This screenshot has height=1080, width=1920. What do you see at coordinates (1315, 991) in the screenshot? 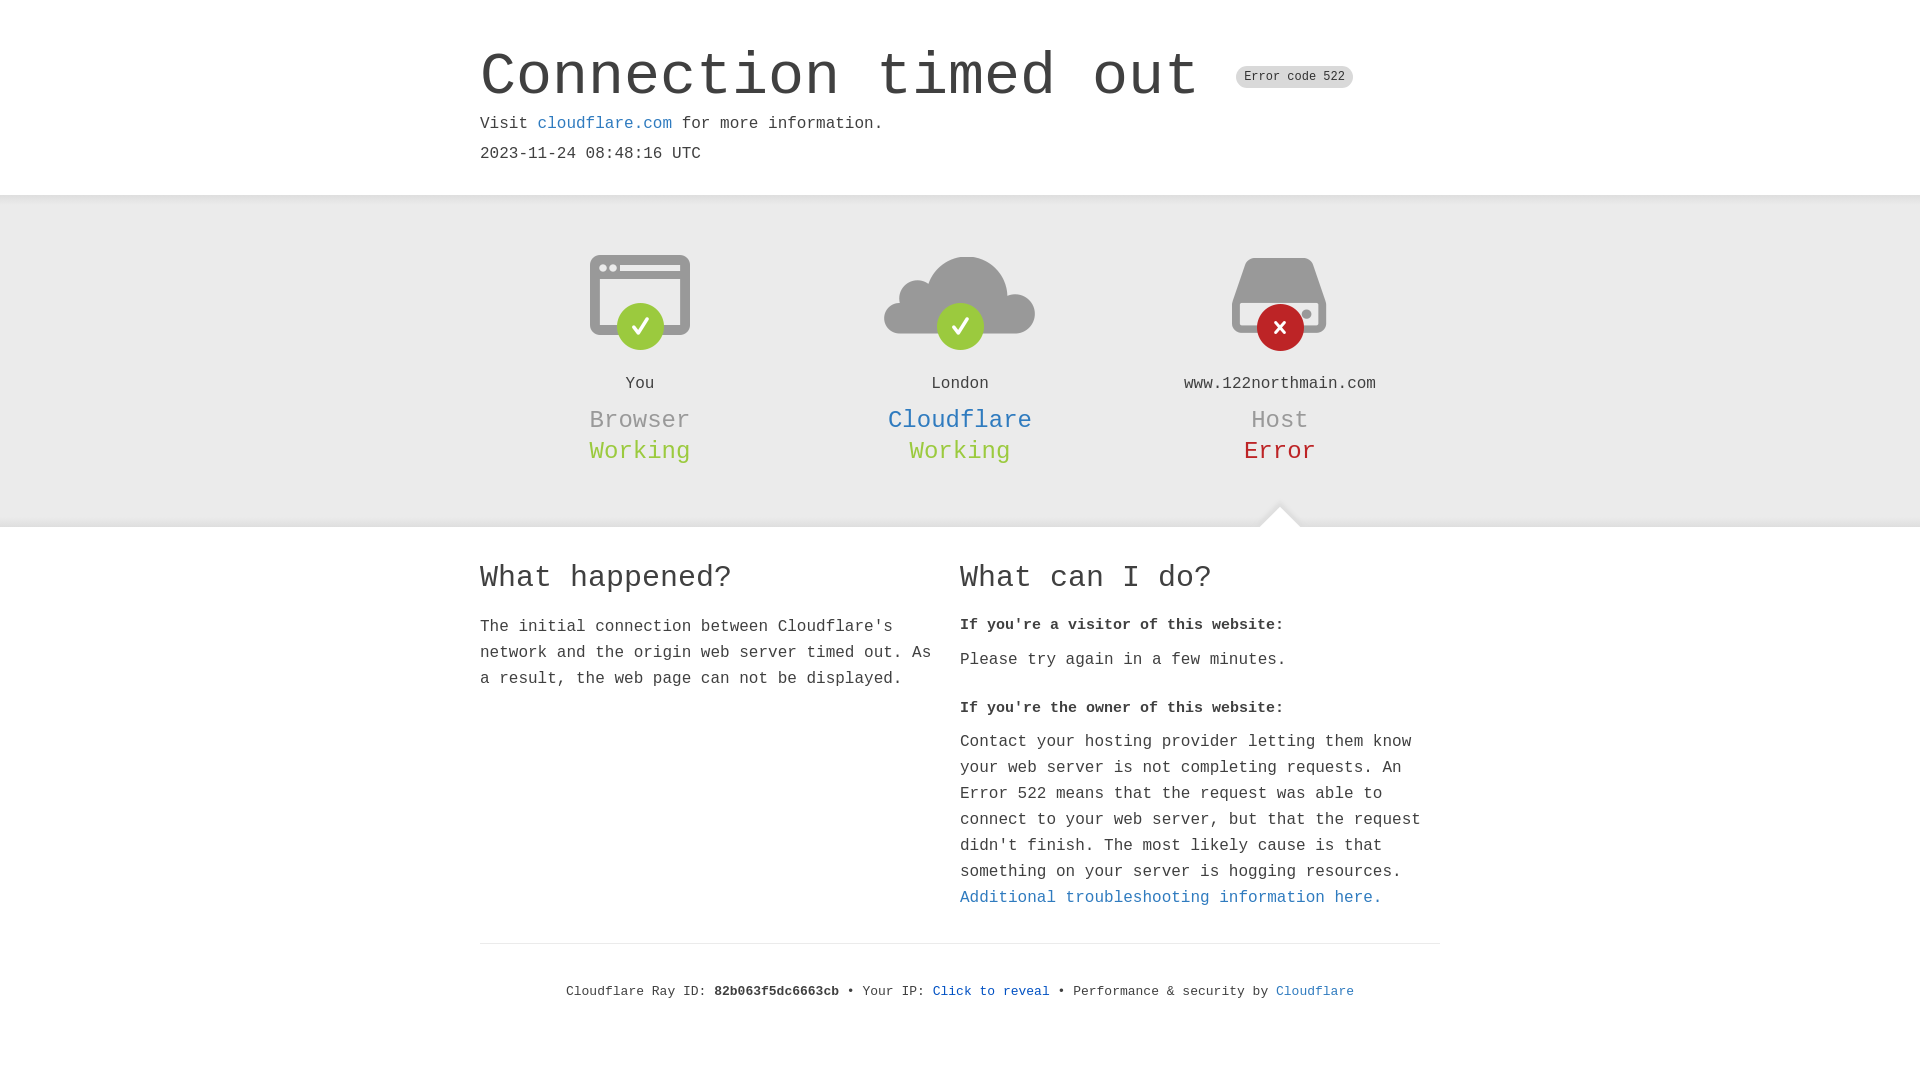
I see `'Cloudflare'` at bounding box center [1315, 991].